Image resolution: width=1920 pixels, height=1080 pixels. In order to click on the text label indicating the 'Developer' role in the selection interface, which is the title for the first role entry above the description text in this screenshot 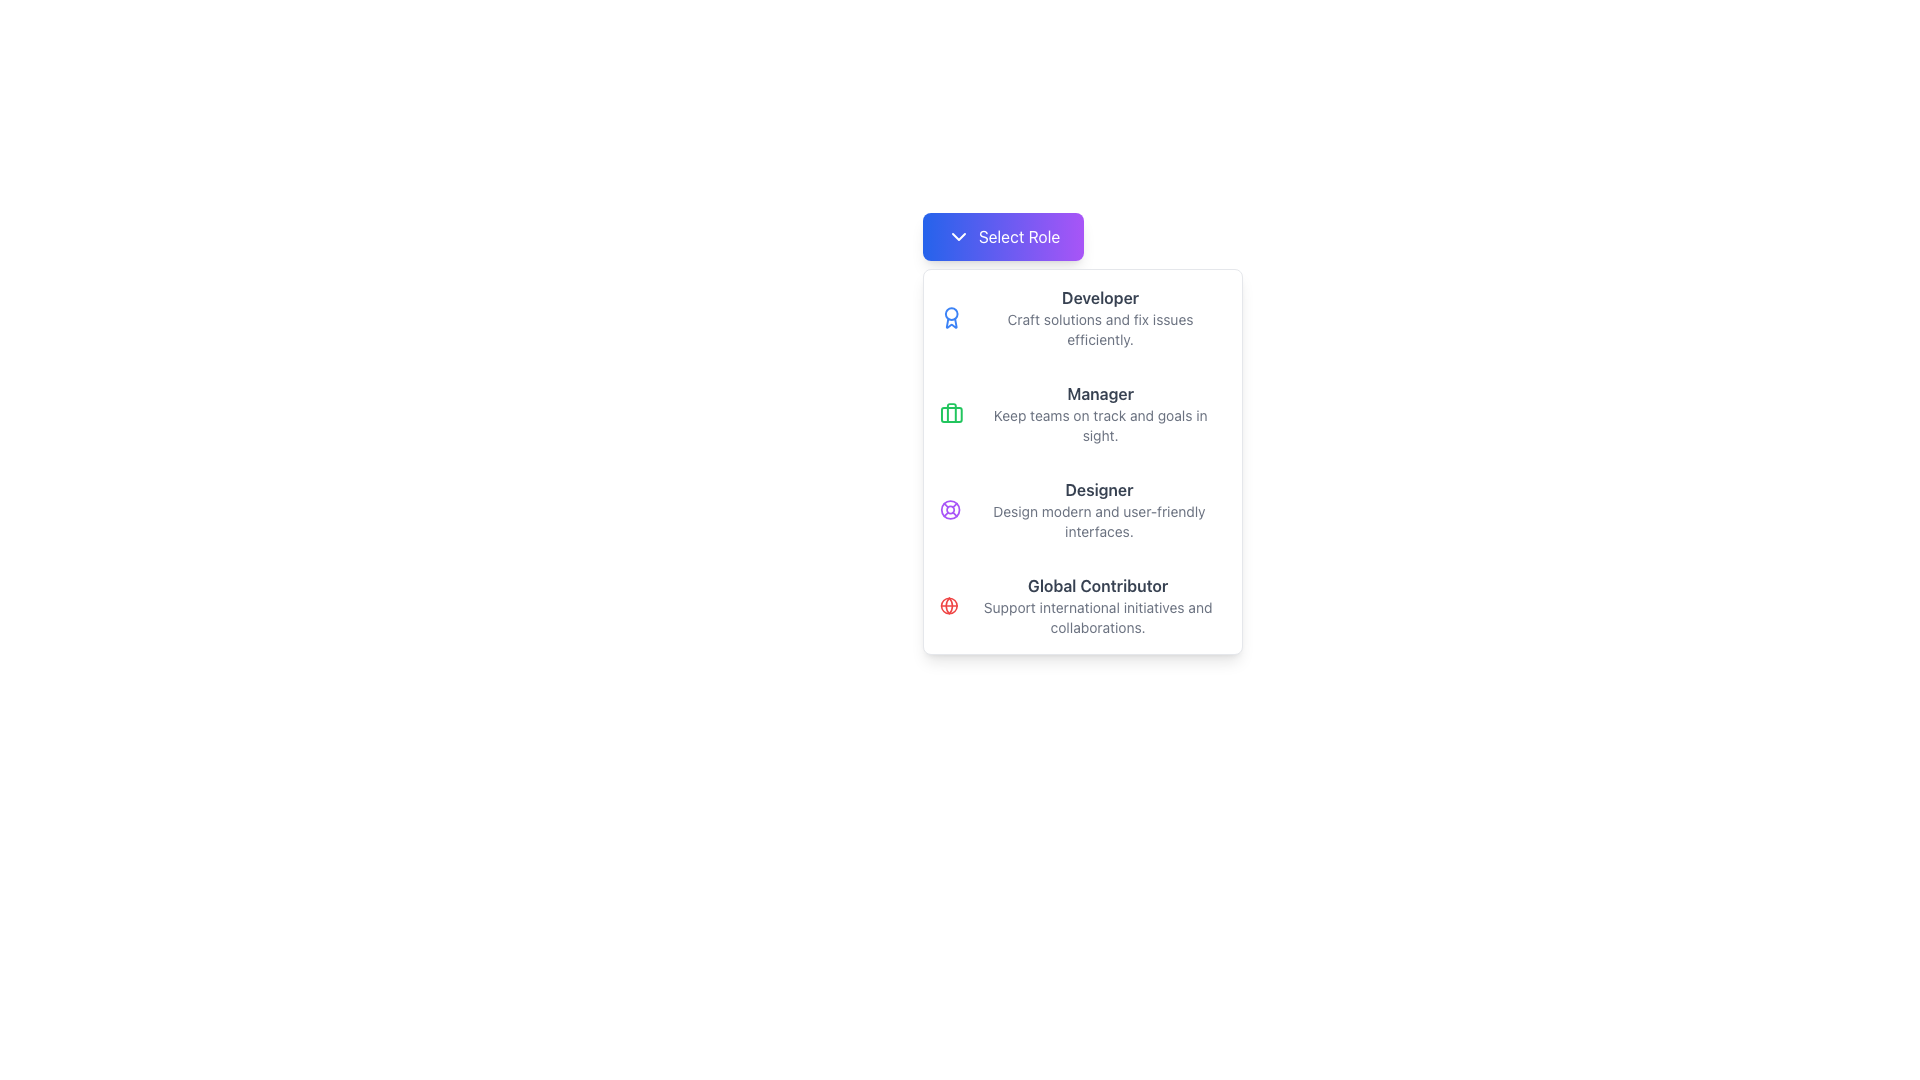, I will do `click(1099, 297)`.